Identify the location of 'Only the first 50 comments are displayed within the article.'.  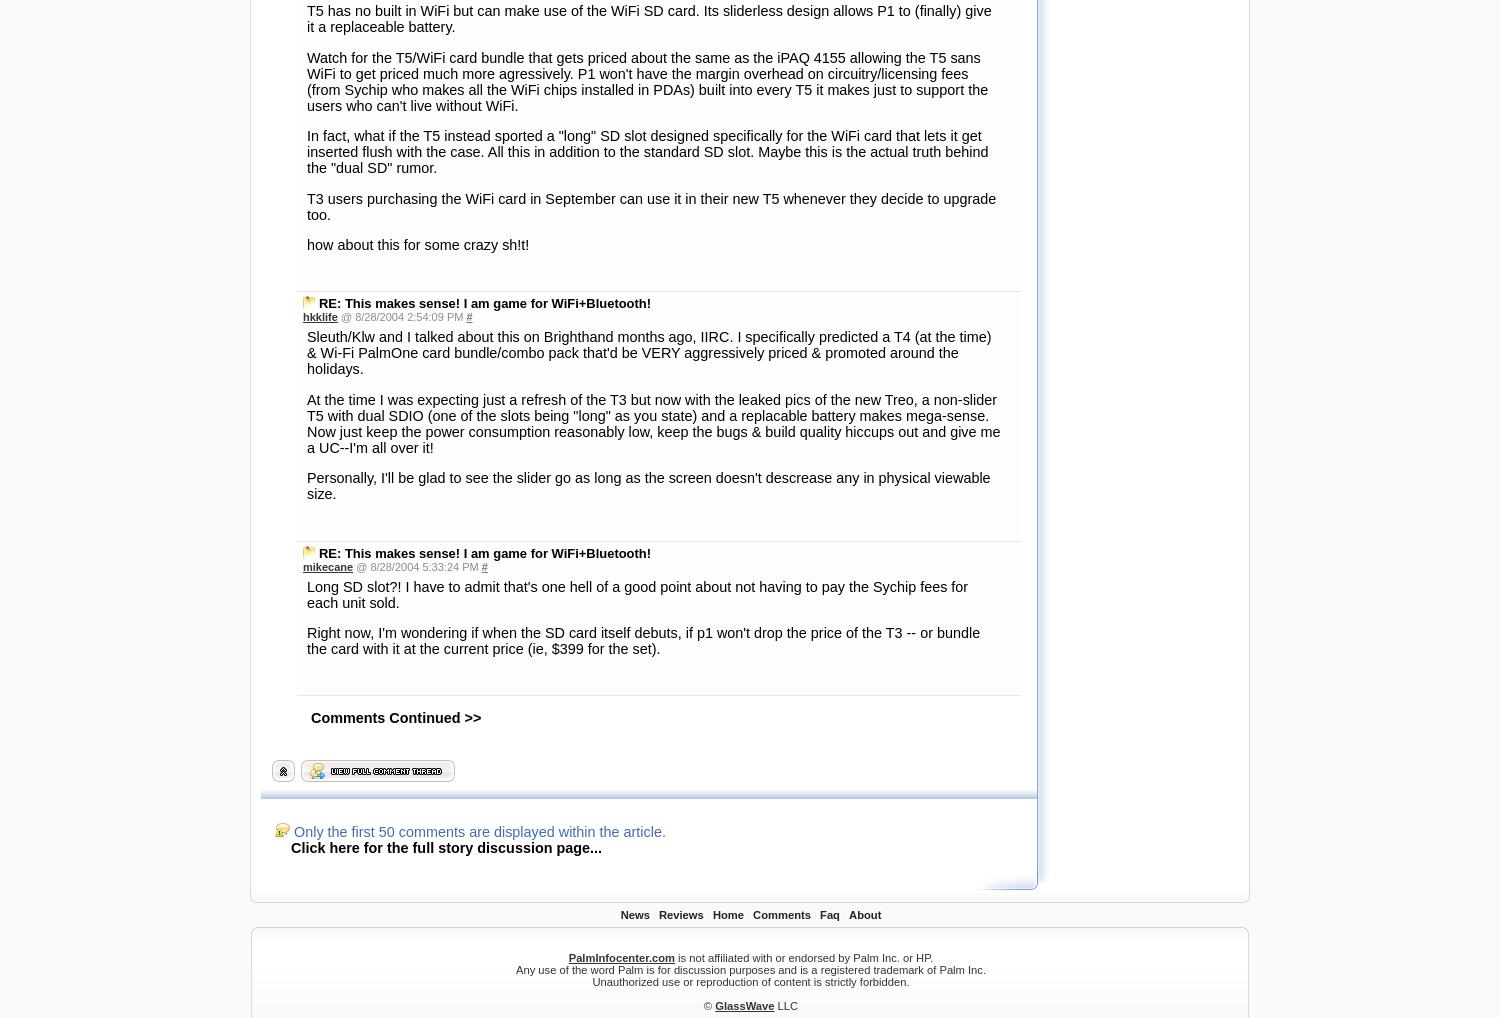
(476, 272).